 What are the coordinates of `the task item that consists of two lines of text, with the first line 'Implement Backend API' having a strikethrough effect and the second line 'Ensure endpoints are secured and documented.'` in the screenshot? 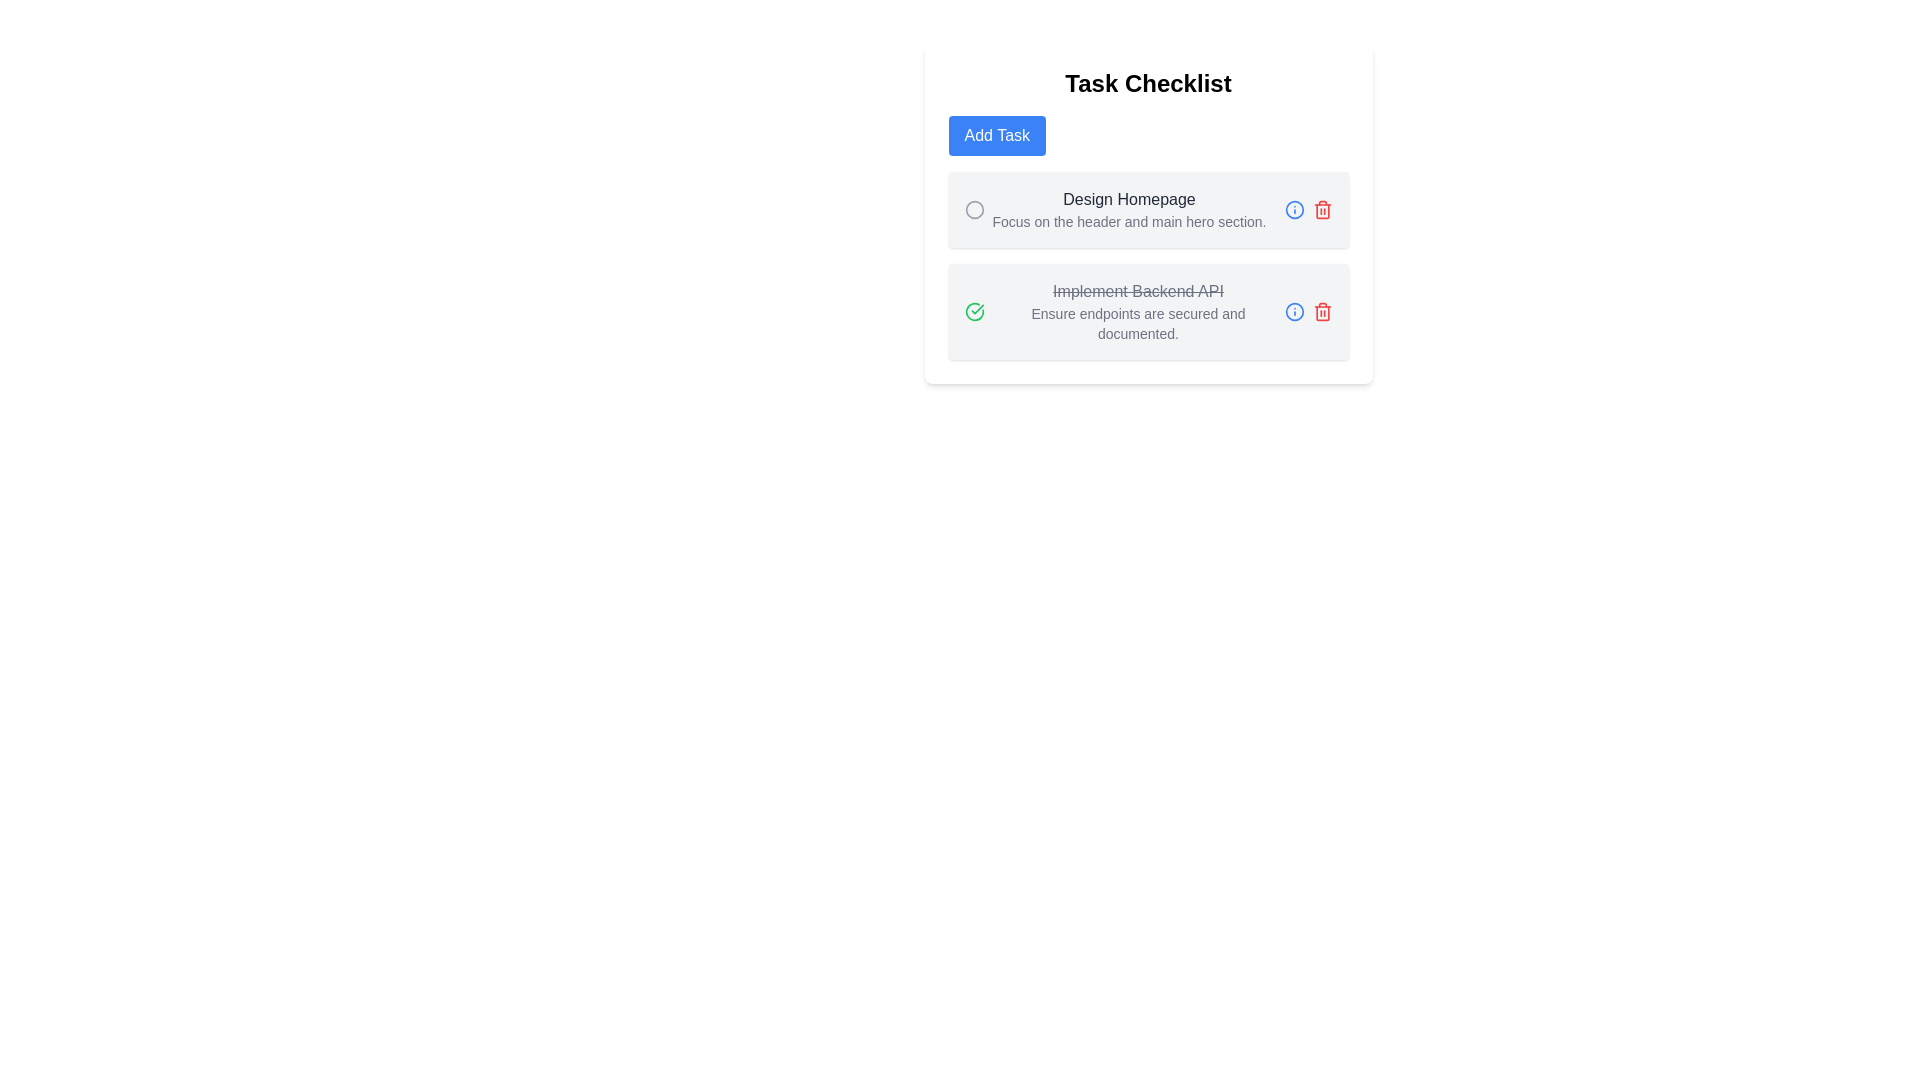 It's located at (1138, 312).